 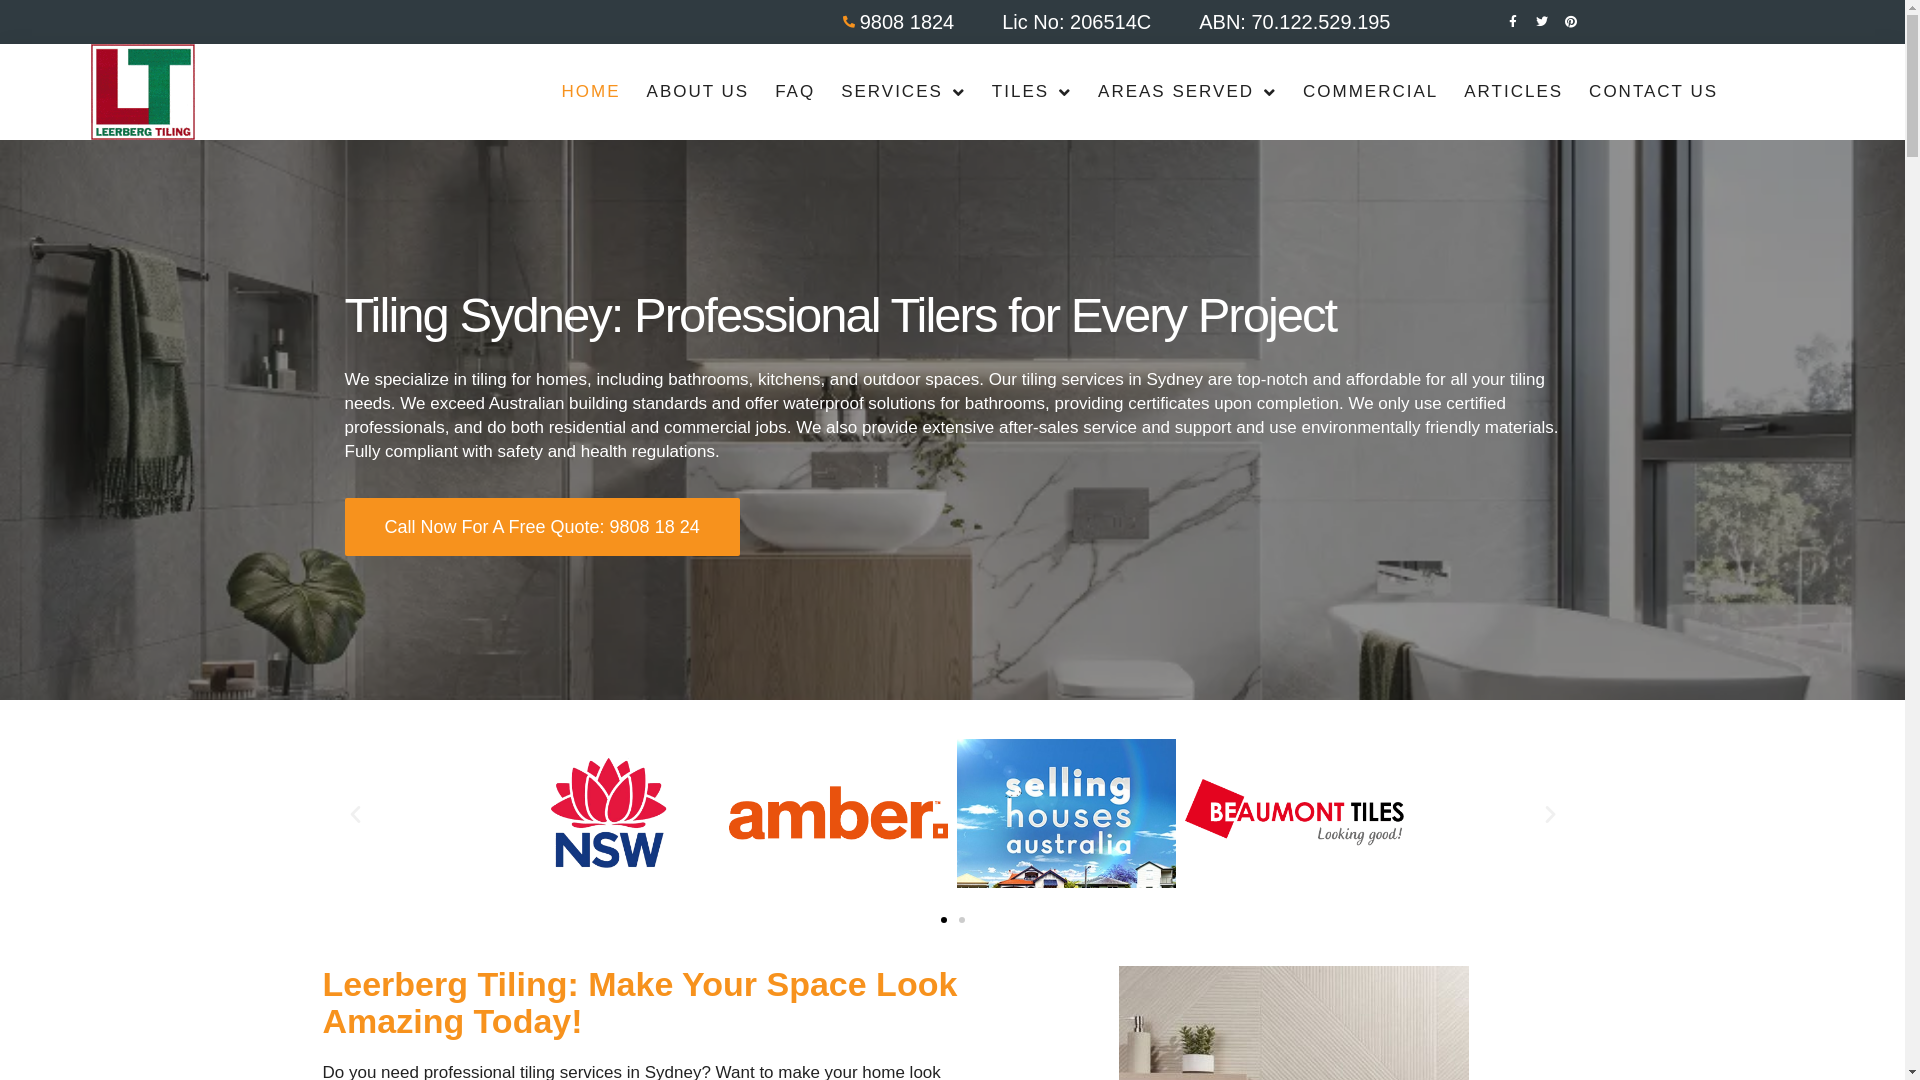 I want to click on 'Call Now For A Free Quote: 9808 18 24', so click(x=541, y=526).